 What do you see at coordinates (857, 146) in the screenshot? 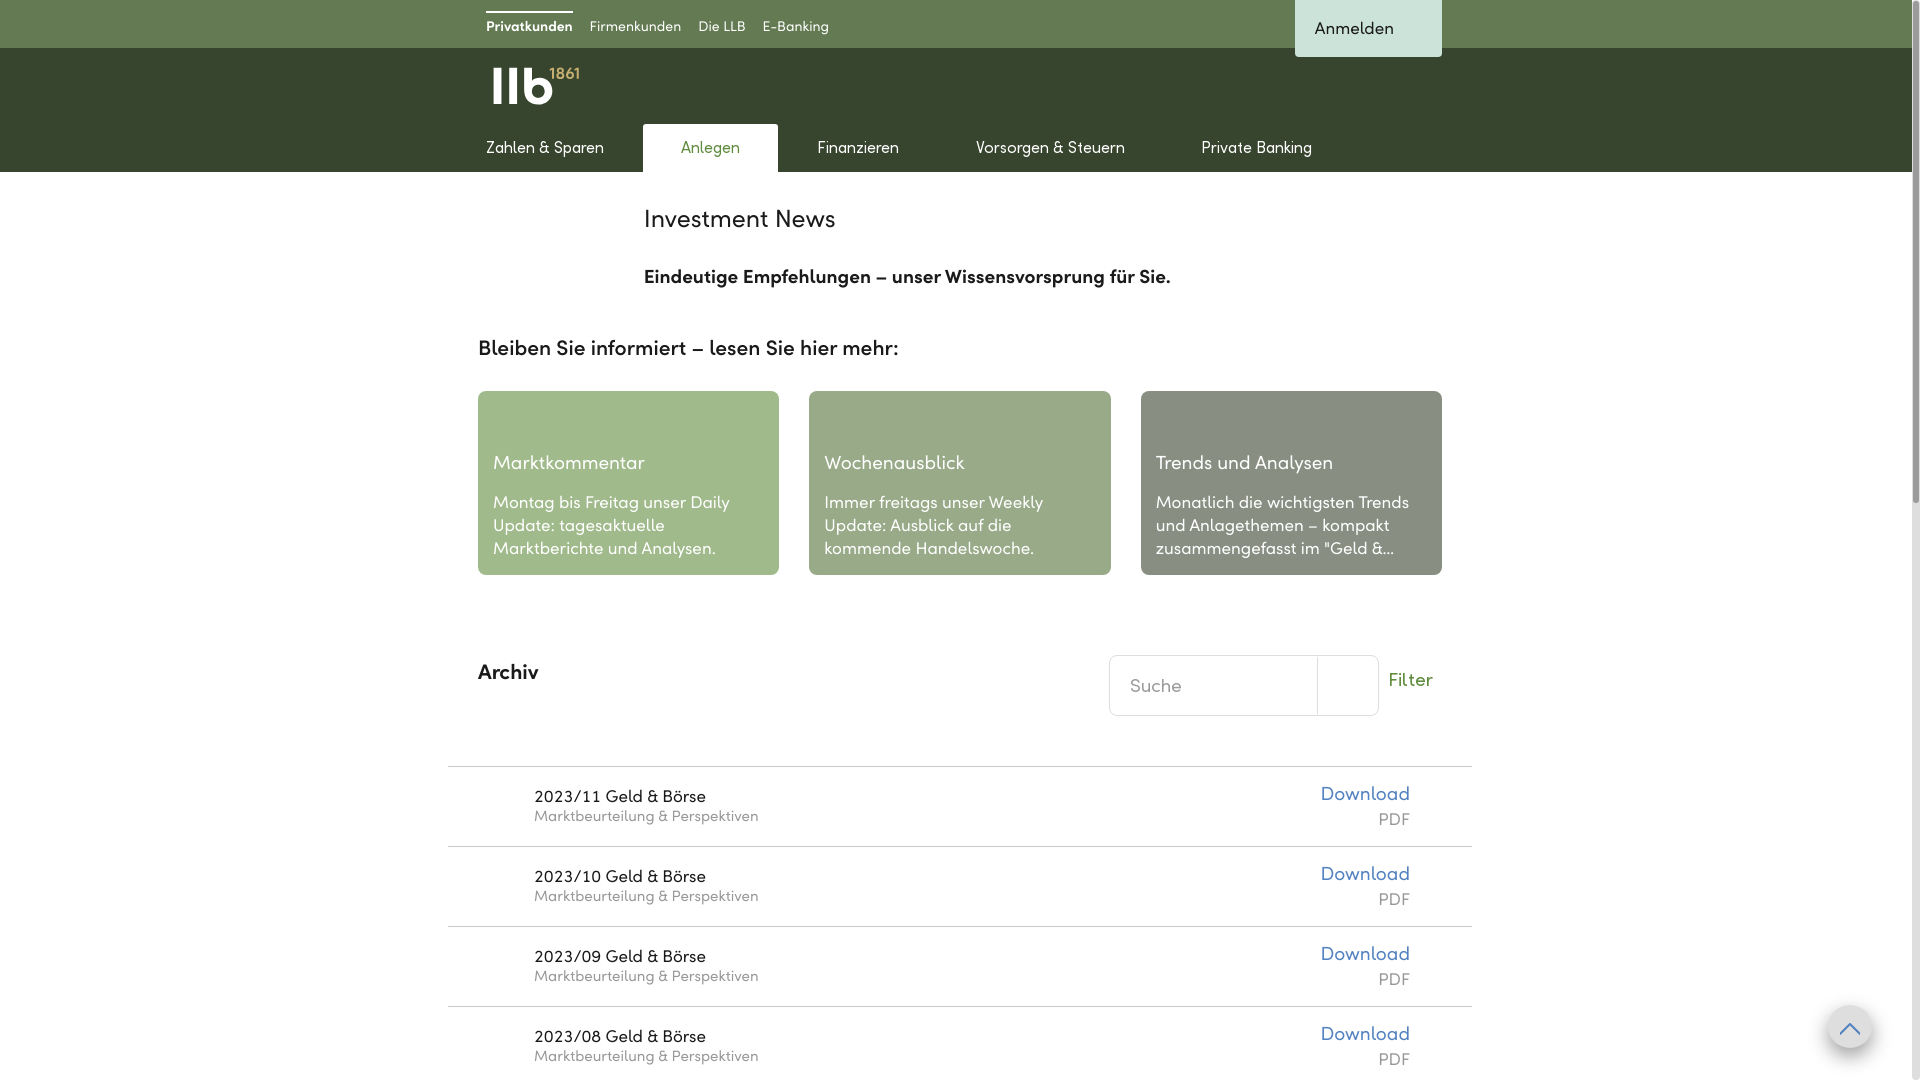
I see `'Finanzieren'` at bounding box center [857, 146].